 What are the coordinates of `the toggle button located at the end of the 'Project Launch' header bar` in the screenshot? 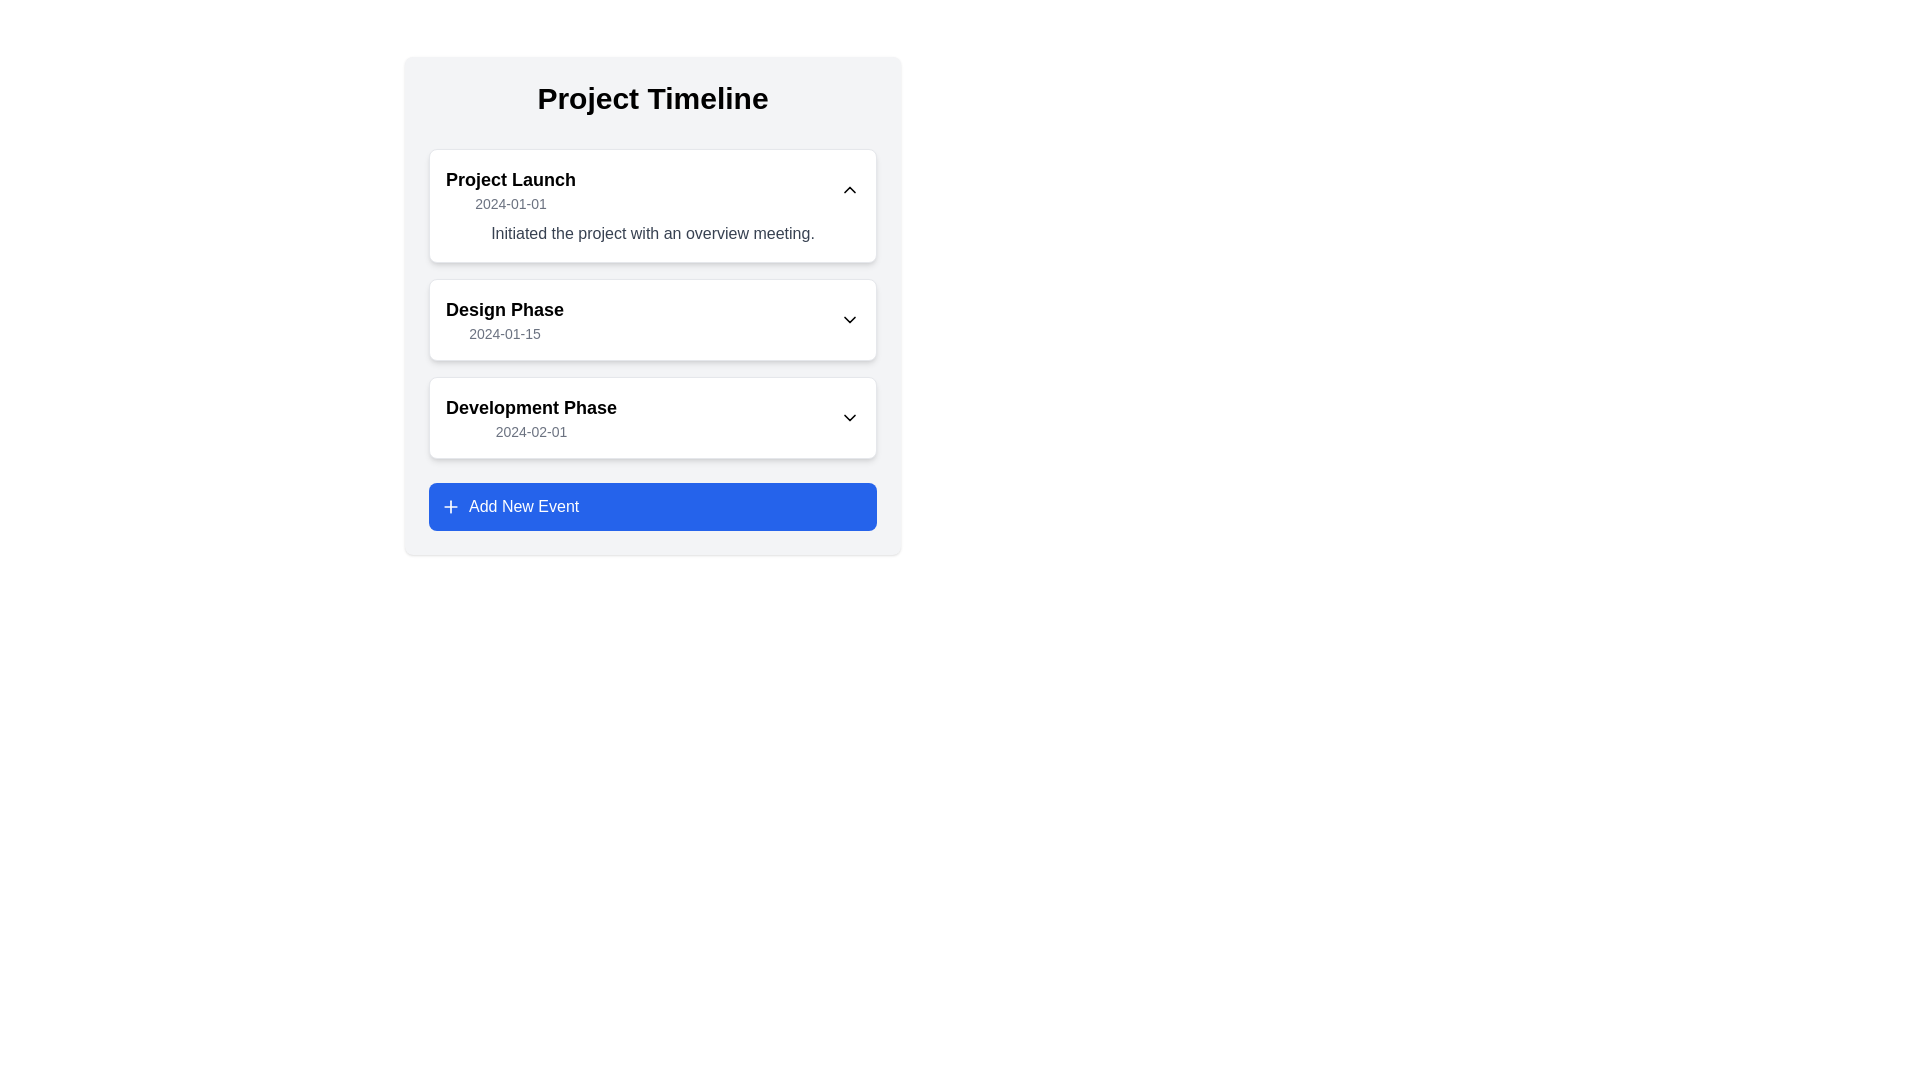 It's located at (849, 189).